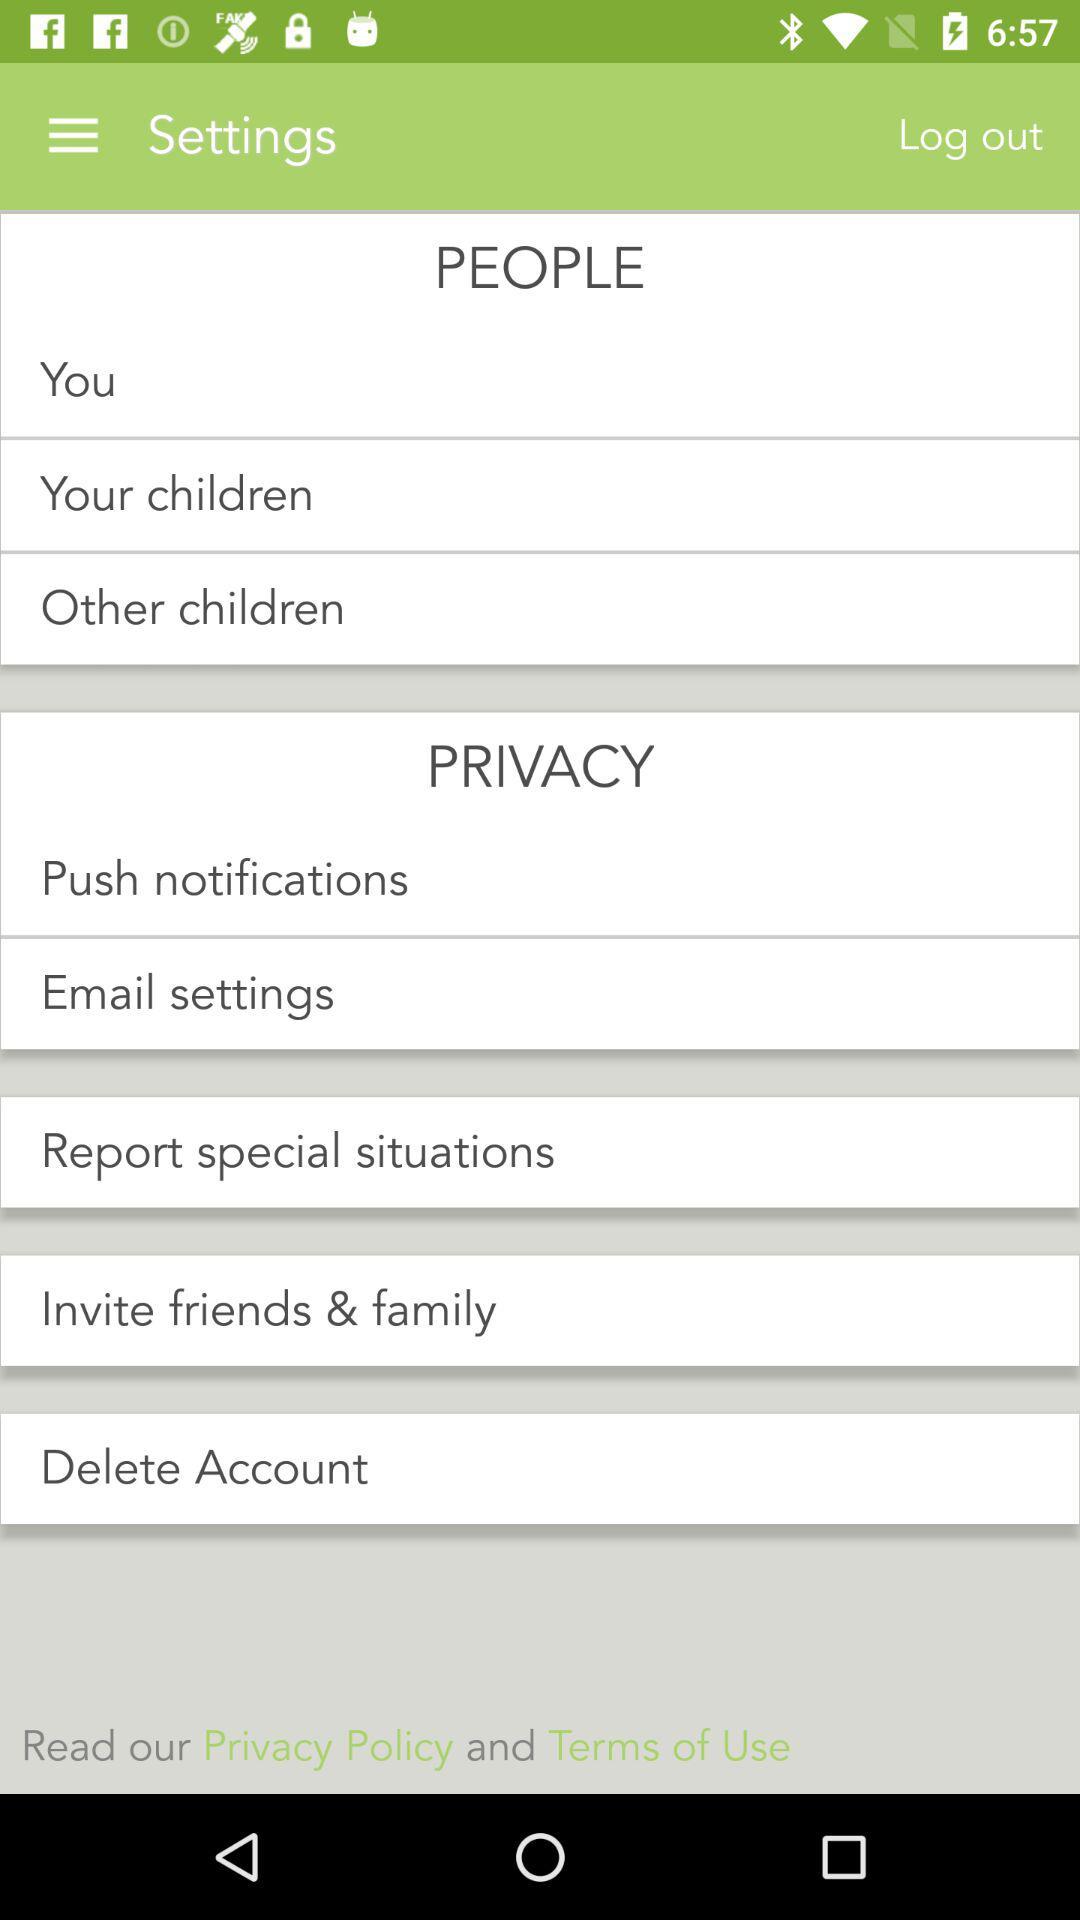 This screenshot has height=1920, width=1080. I want to click on the icon below the privacy item, so click(540, 880).